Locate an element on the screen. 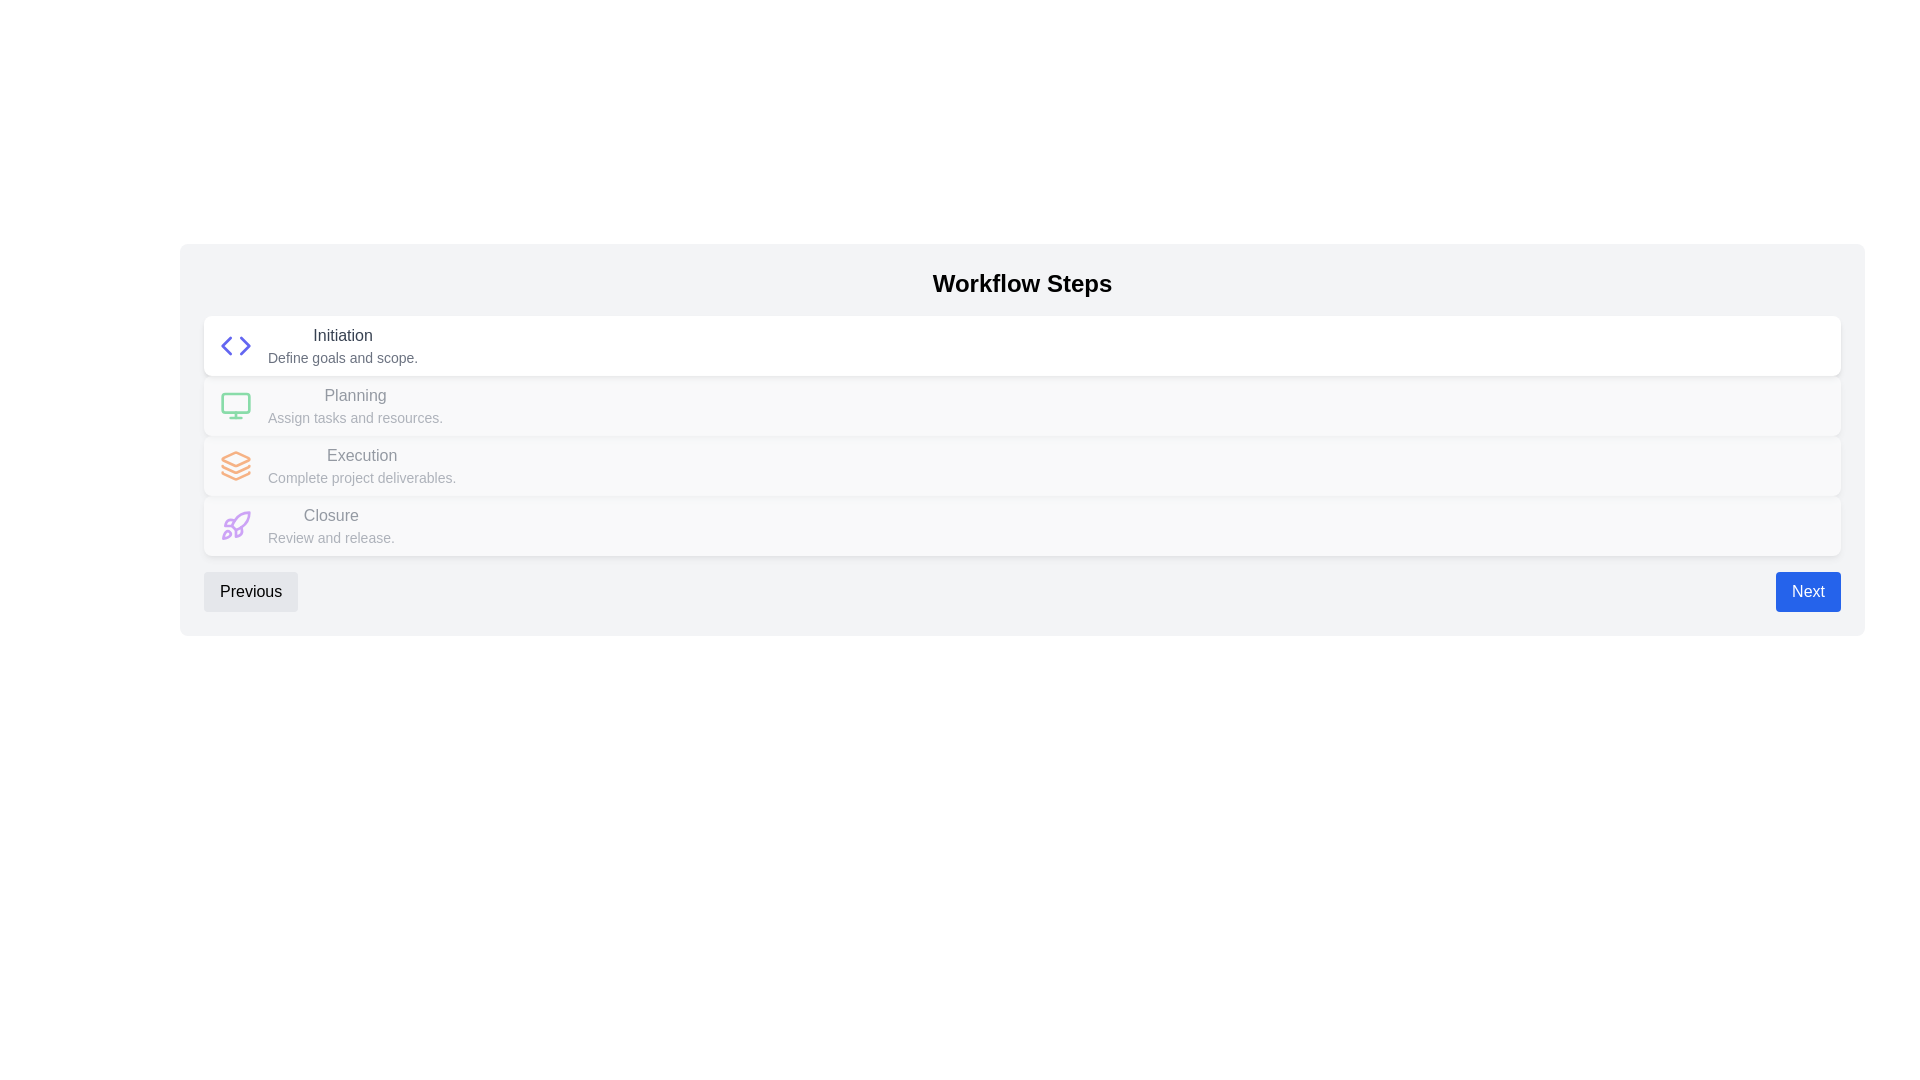  the descriptive text that provides guidance related to the 'Closure' step, which specifies its objective as 'Review and release.' This text is located directly below the 'Closure' heading within the workflow steps section is located at coordinates (331, 536).